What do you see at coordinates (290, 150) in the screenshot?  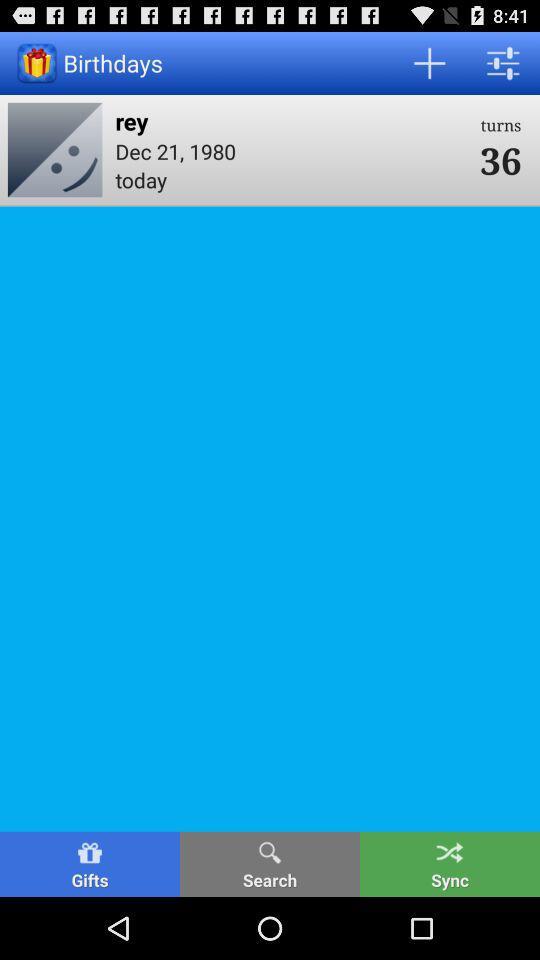 I see `the item above the today app` at bounding box center [290, 150].